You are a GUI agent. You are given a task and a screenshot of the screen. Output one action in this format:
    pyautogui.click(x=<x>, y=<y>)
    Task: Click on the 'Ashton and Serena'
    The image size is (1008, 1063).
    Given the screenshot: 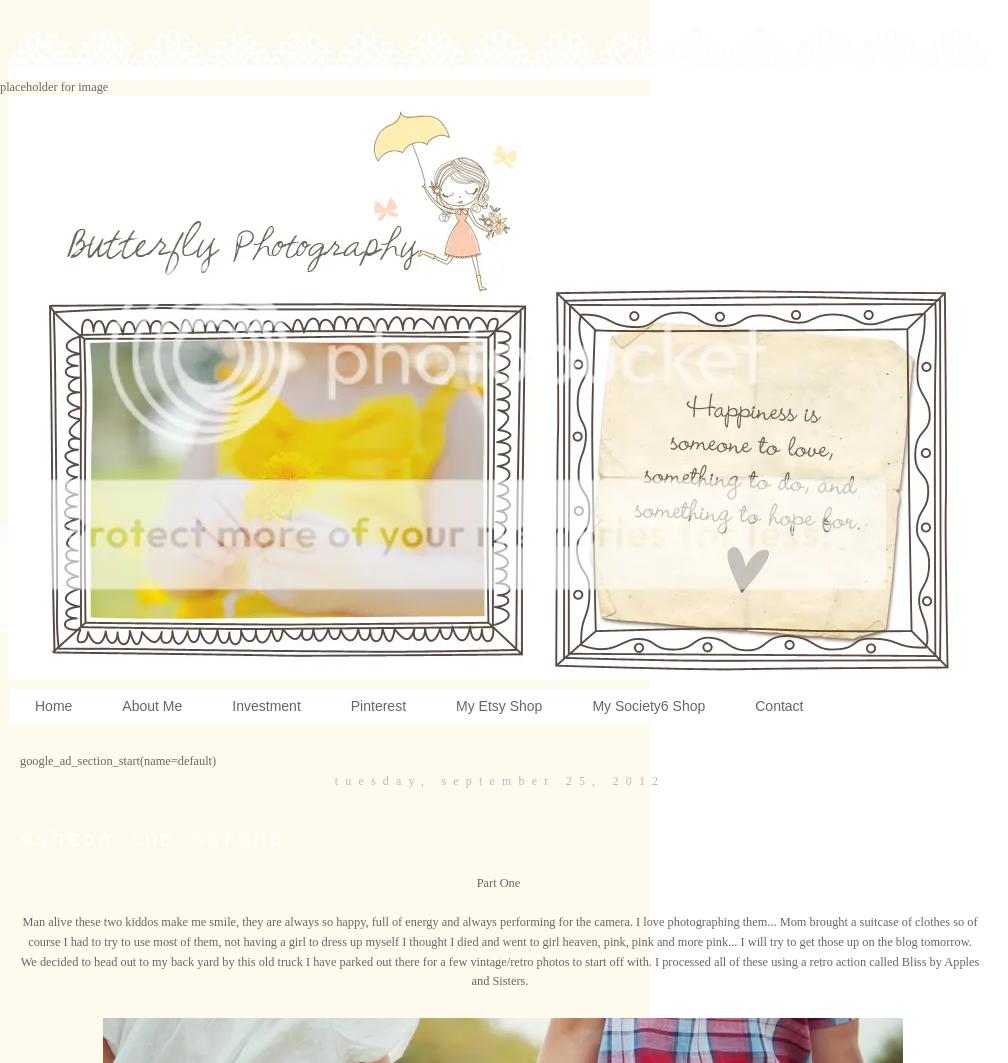 What is the action you would take?
    pyautogui.click(x=152, y=838)
    